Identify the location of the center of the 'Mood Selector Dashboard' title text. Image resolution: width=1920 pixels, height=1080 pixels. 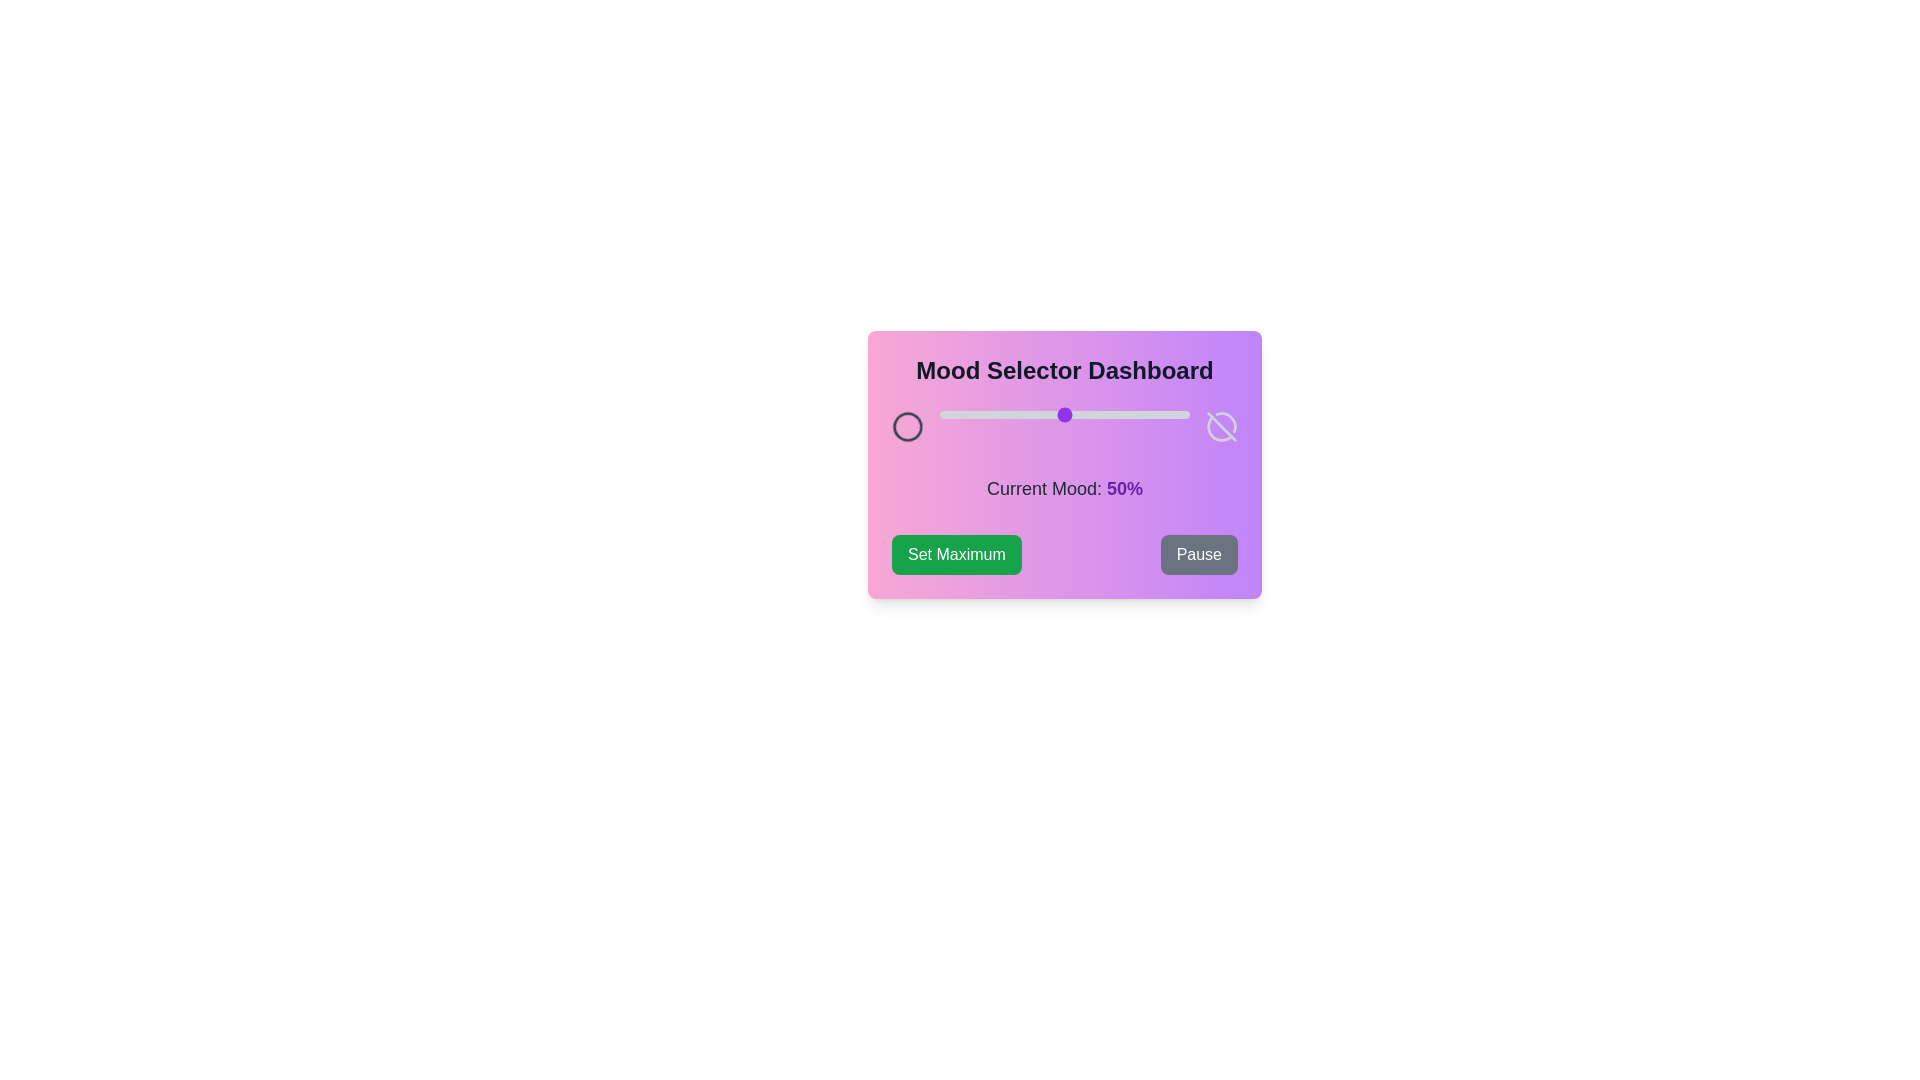
(1064, 370).